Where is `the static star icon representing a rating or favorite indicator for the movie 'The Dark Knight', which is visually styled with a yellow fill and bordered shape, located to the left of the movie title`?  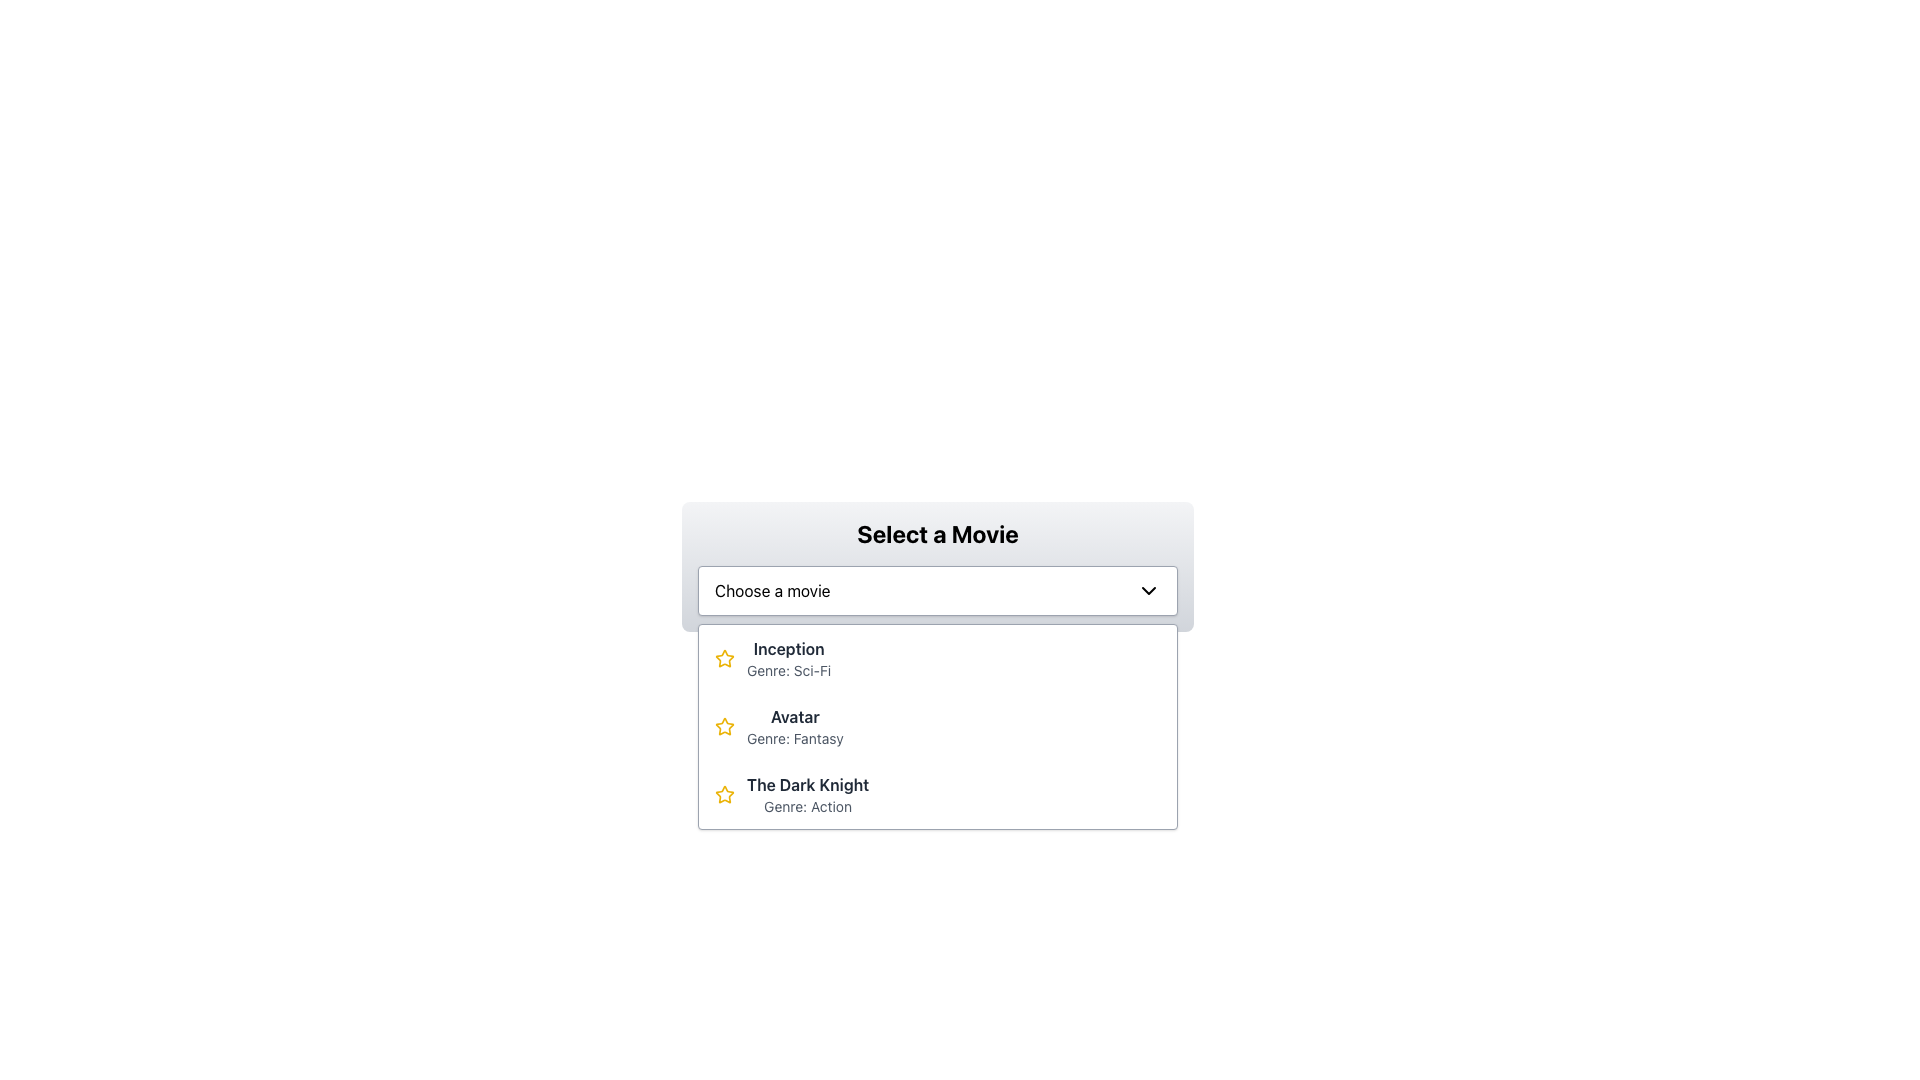
the static star icon representing a rating or favorite indicator for the movie 'The Dark Knight', which is visually styled with a yellow fill and bordered shape, located to the left of the movie title is located at coordinates (723, 793).